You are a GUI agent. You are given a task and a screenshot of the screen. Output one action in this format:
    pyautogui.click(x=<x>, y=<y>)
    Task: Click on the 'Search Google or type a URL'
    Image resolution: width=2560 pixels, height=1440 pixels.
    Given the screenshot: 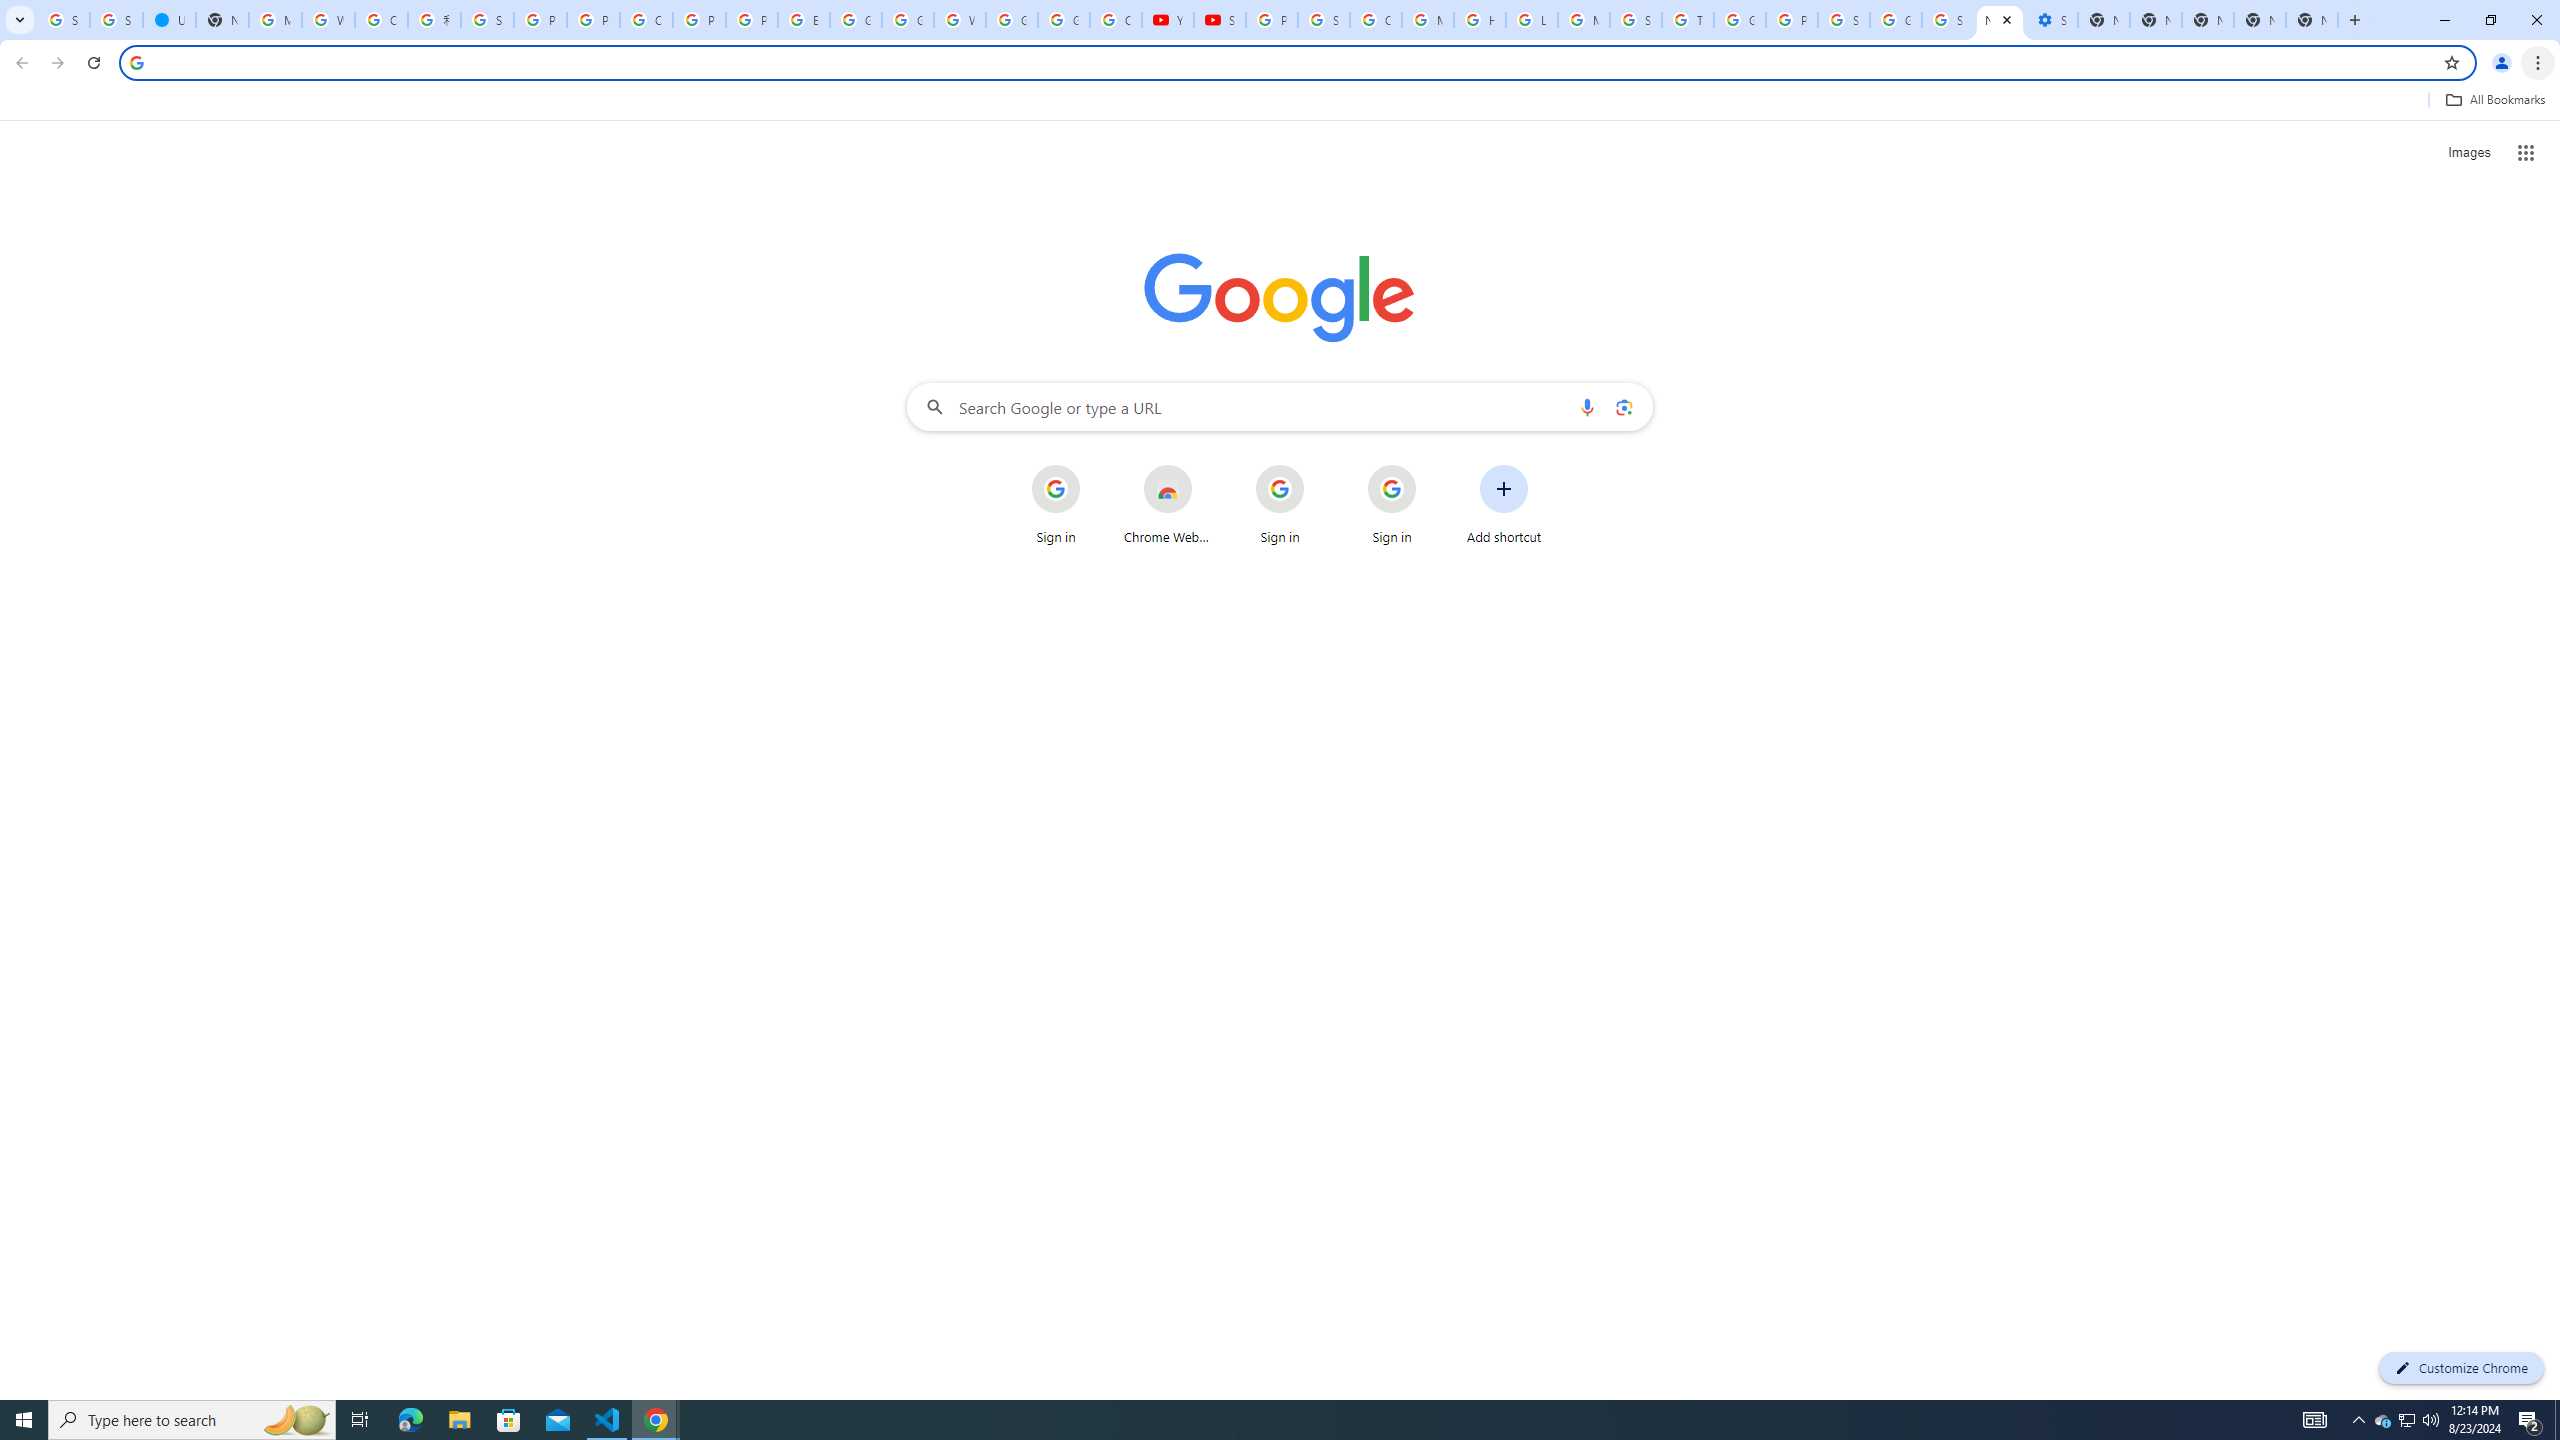 What is the action you would take?
    pyautogui.click(x=1280, y=405)
    